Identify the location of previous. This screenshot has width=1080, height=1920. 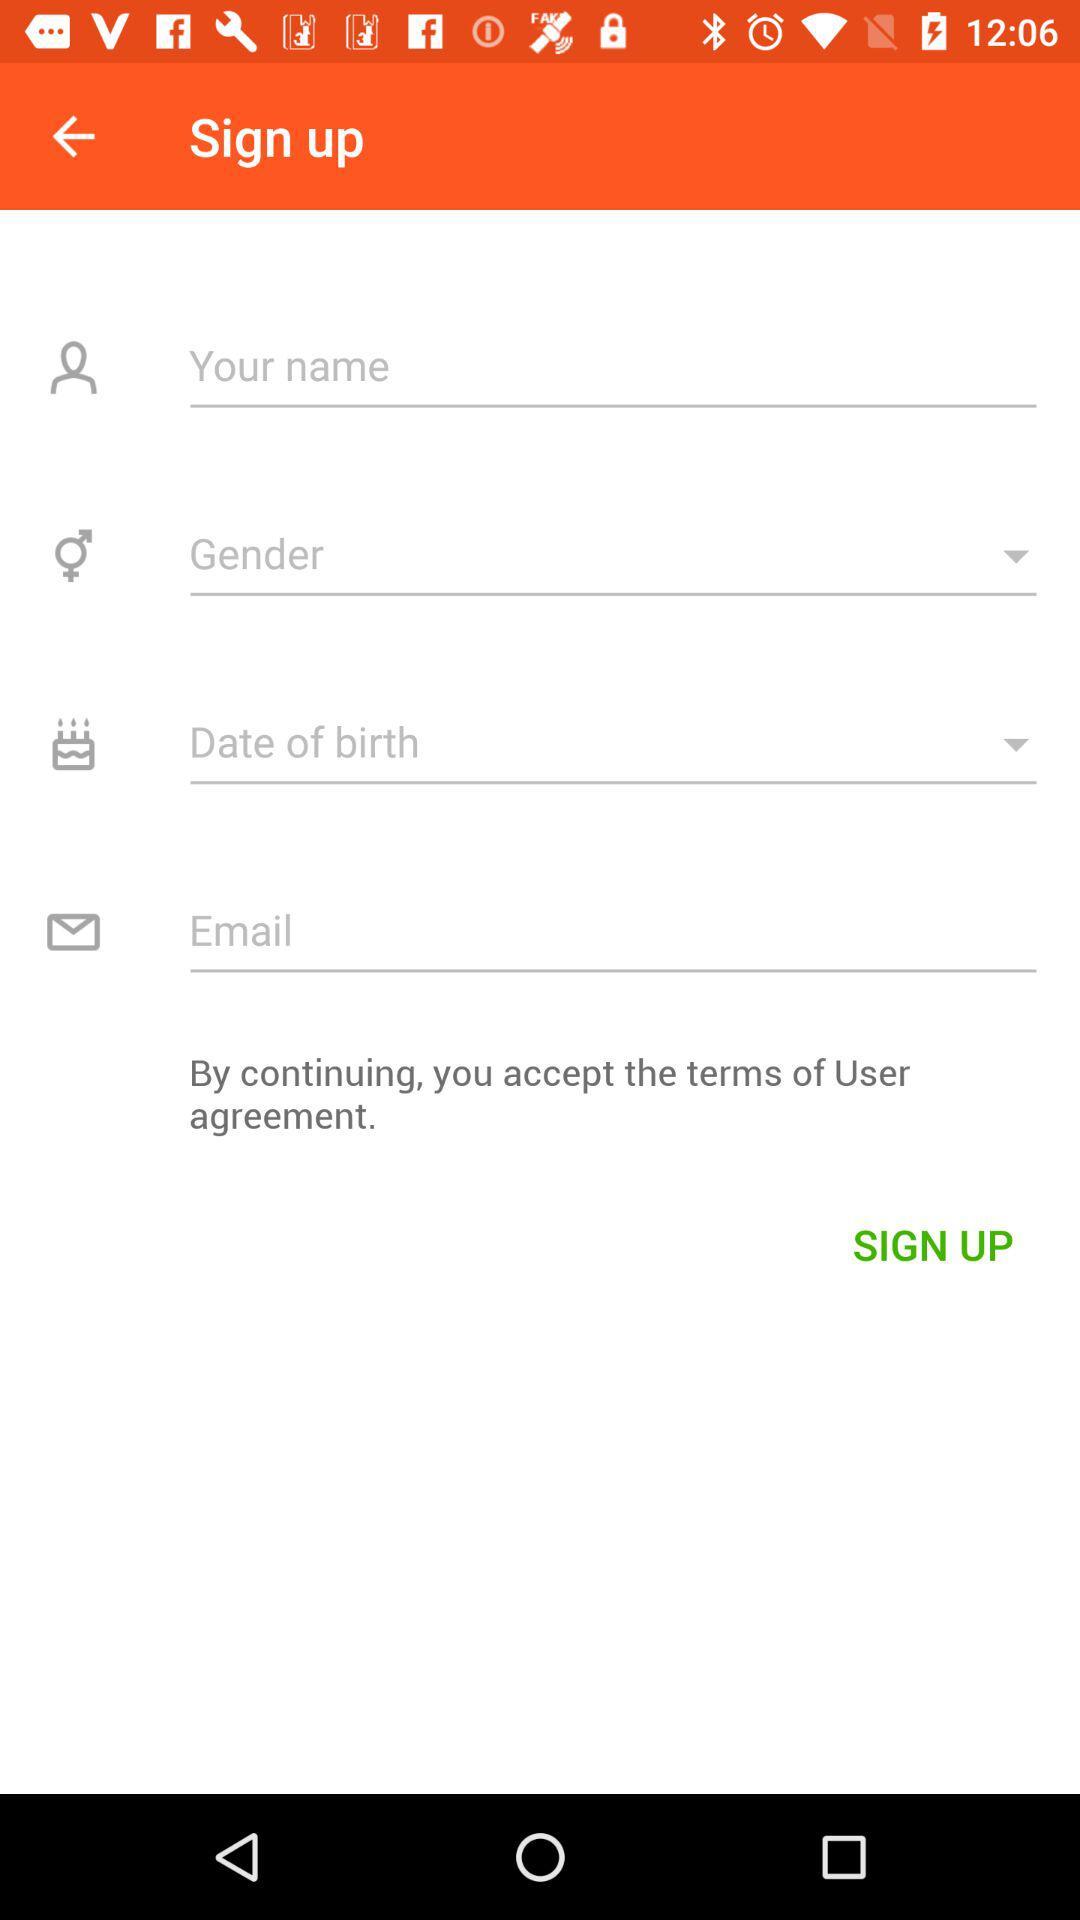
(72, 135).